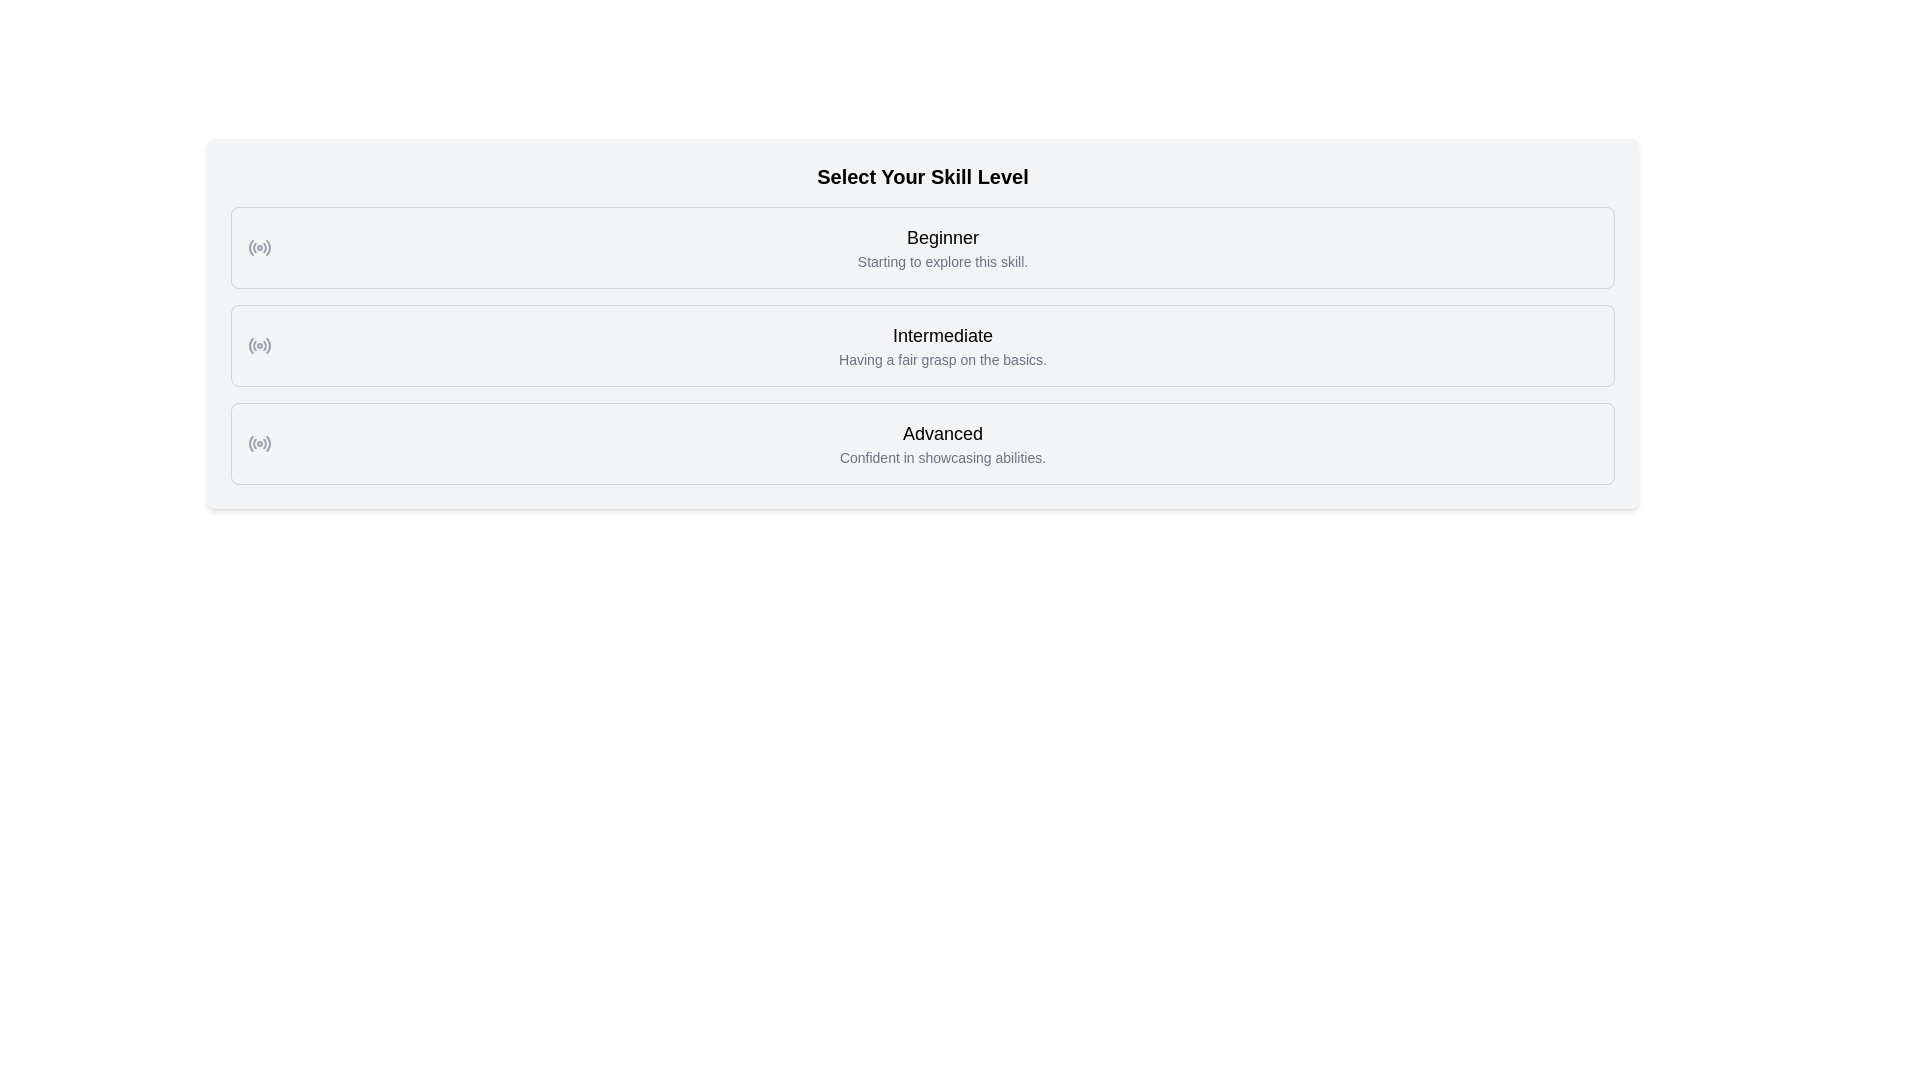 This screenshot has width=1920, height=1080. Describe the element at coordinates (941, 442) in the screenshot. I see `the 'Advanced' skill level option` at that location.